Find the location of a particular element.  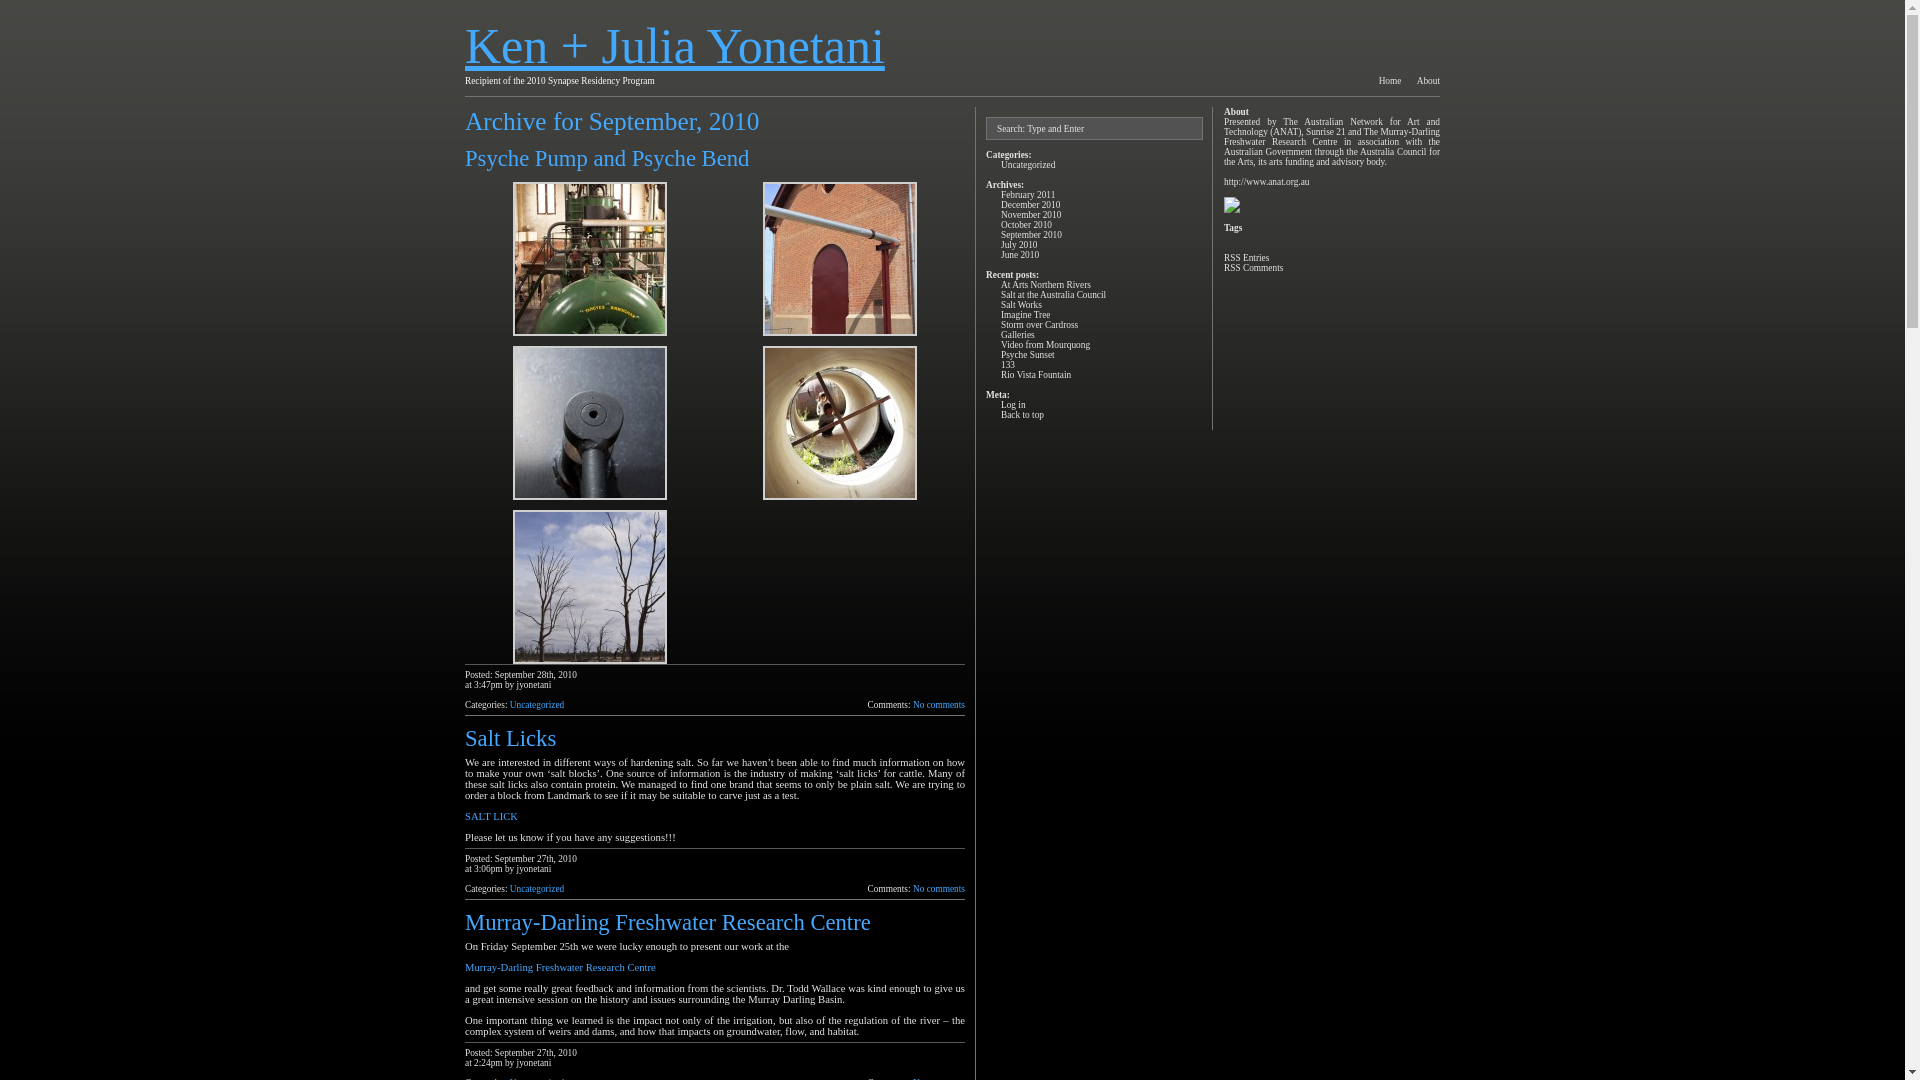

'133' is located at coordinates (1001, 365).